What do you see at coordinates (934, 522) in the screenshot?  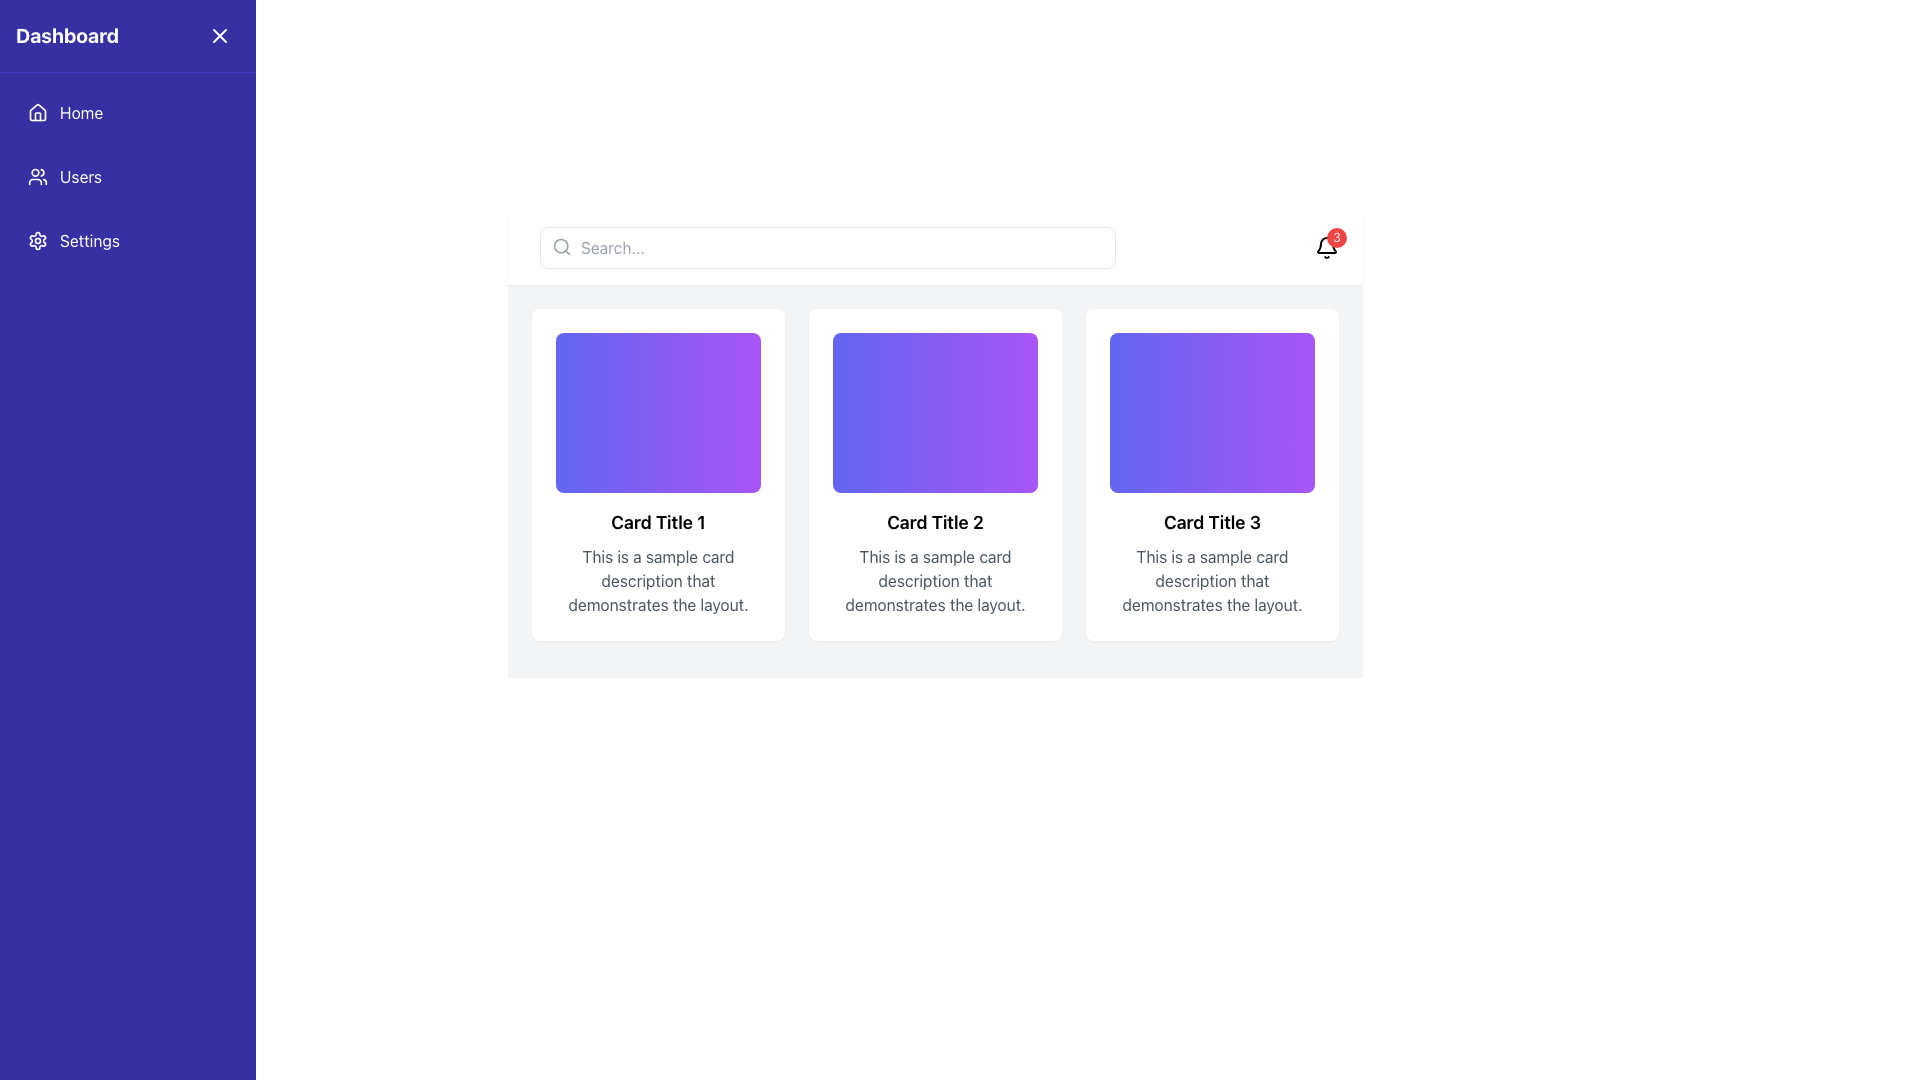 I see `the 'Card Title 2' text label, which is displayed in a bold, large font within the center card of three cards, positioned beneath a gradient rectangle` at bounding box center [934, 522].